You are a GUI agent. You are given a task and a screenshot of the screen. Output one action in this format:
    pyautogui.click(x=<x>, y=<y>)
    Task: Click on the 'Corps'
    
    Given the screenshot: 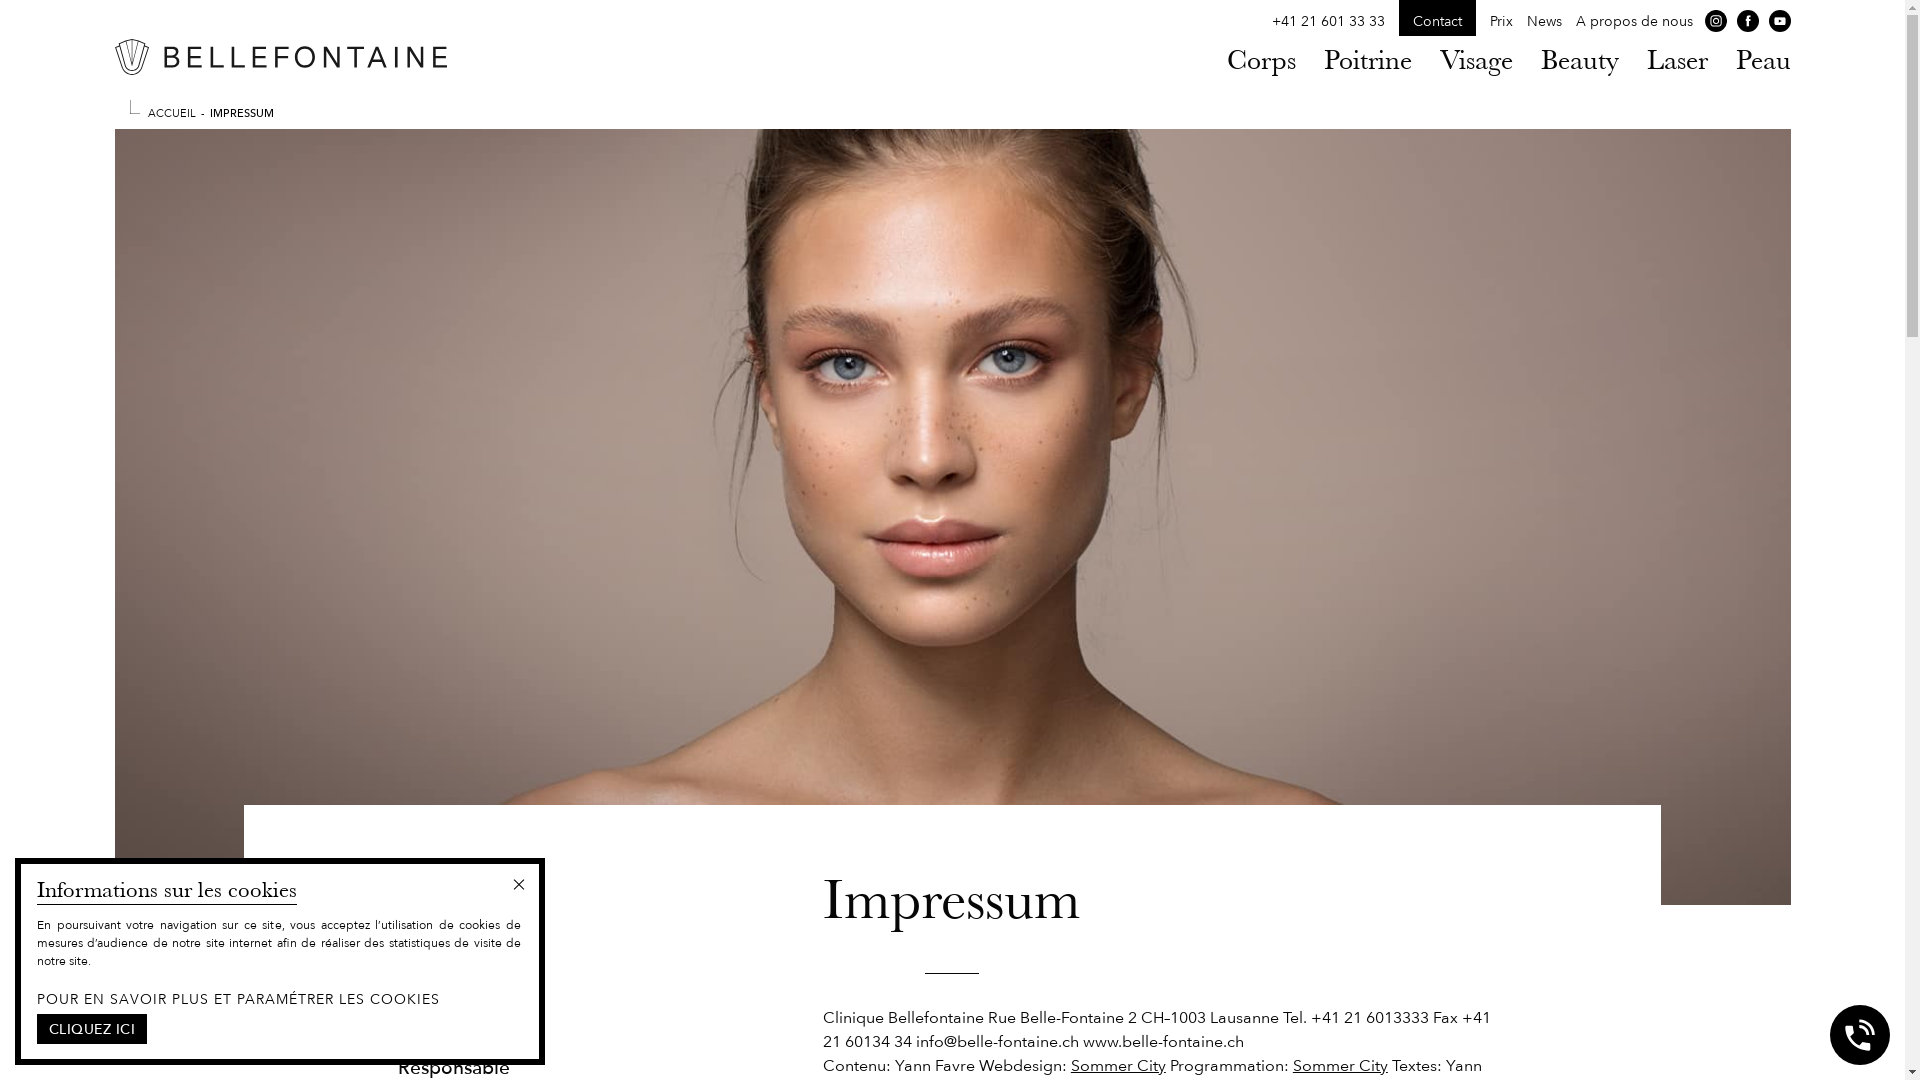 What is the action you would take?
    pyautogui.click(x=1259, y=59)
    